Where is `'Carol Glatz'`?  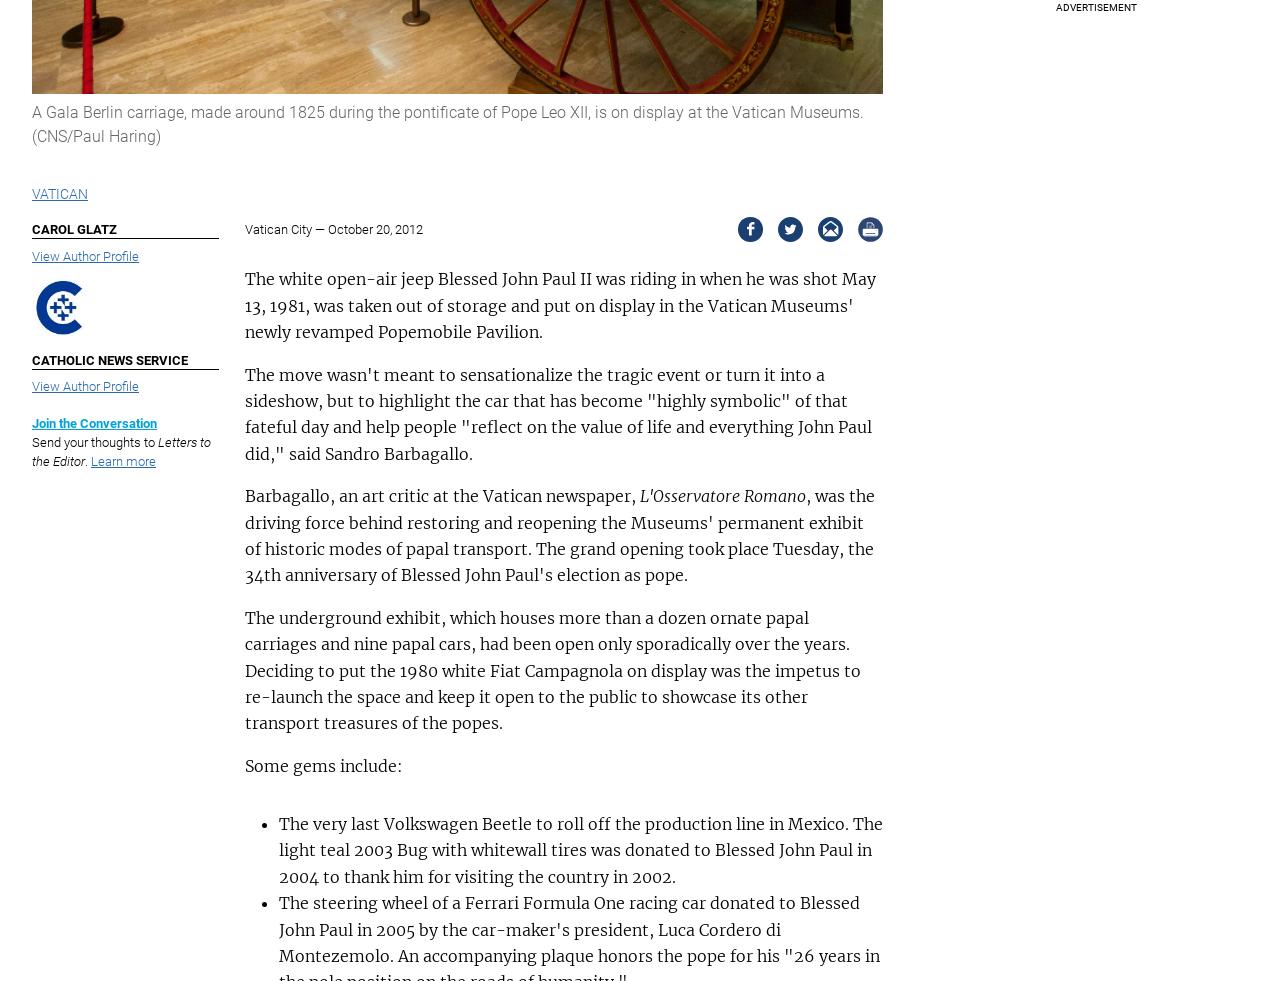 'Carol Glatz' is located at coordinates (74, 228).